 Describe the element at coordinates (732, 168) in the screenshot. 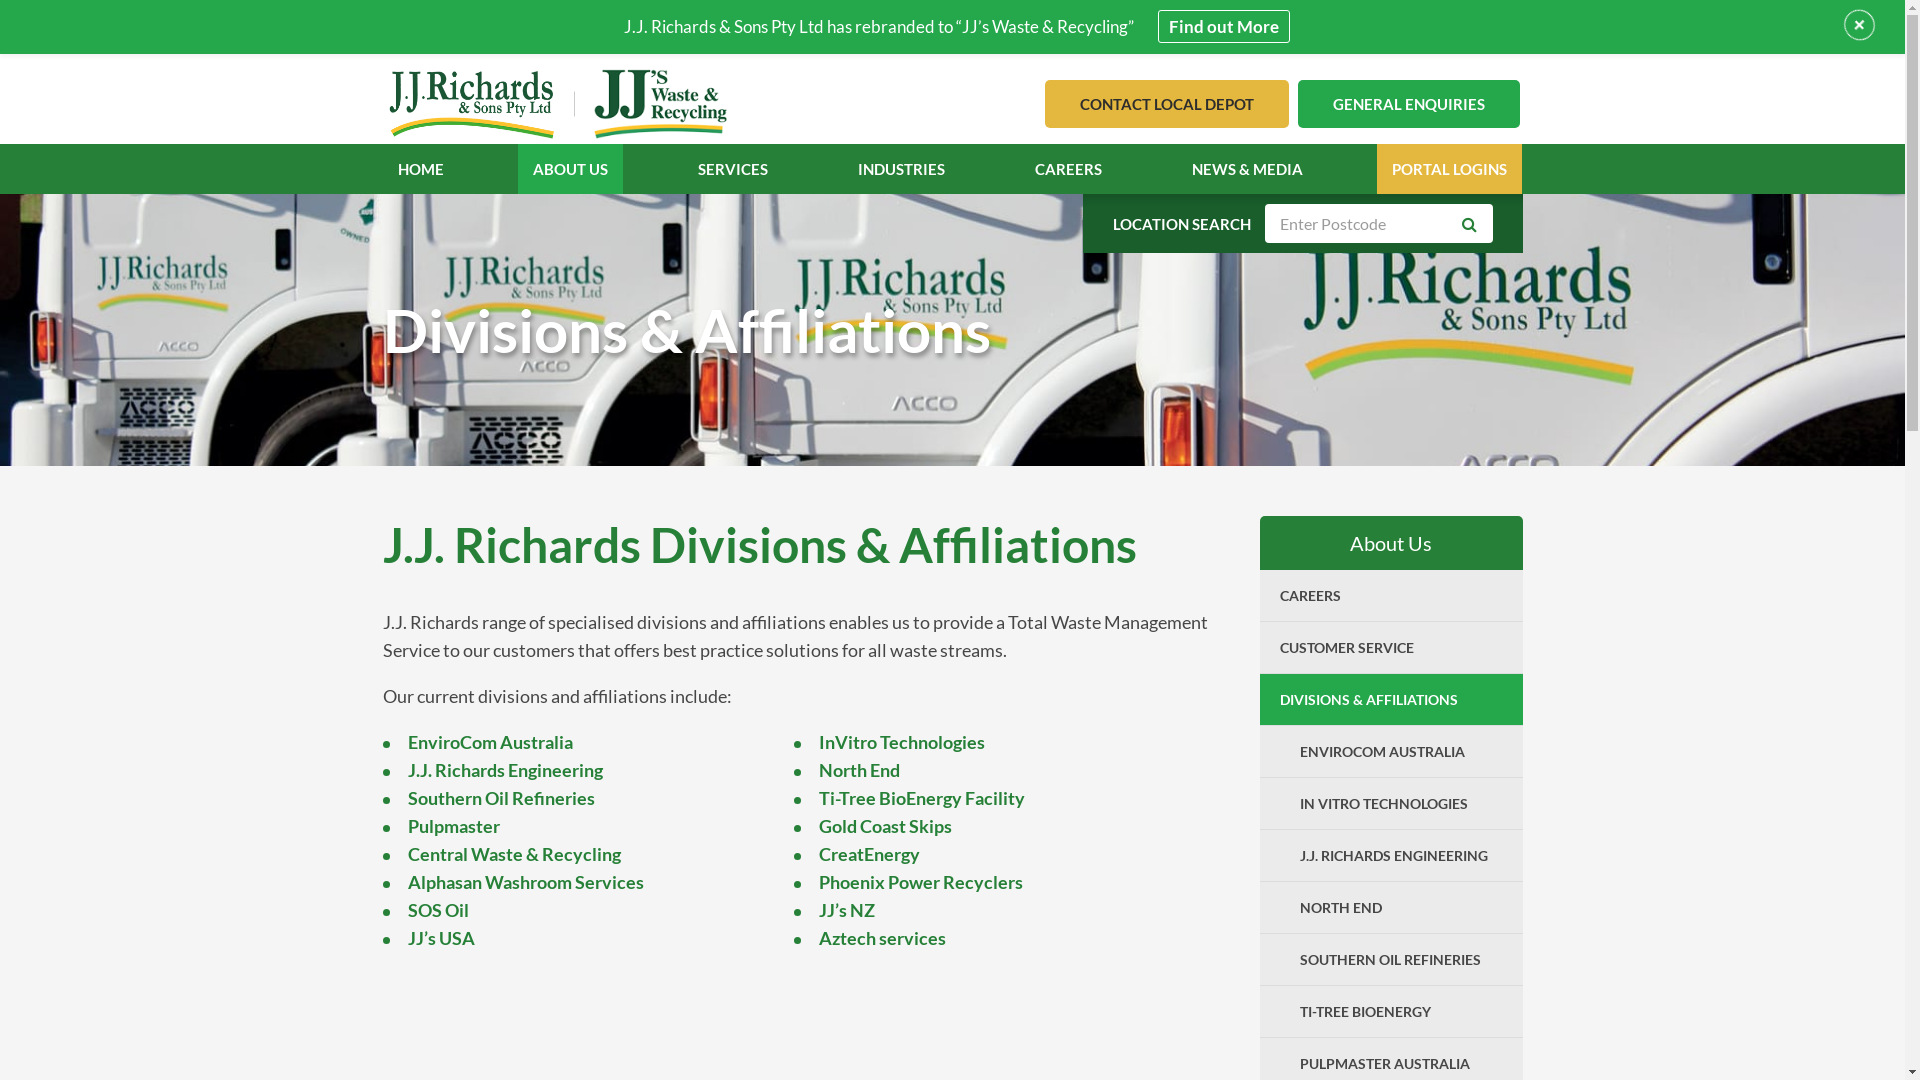

I see `'SERVICES'` at that location.